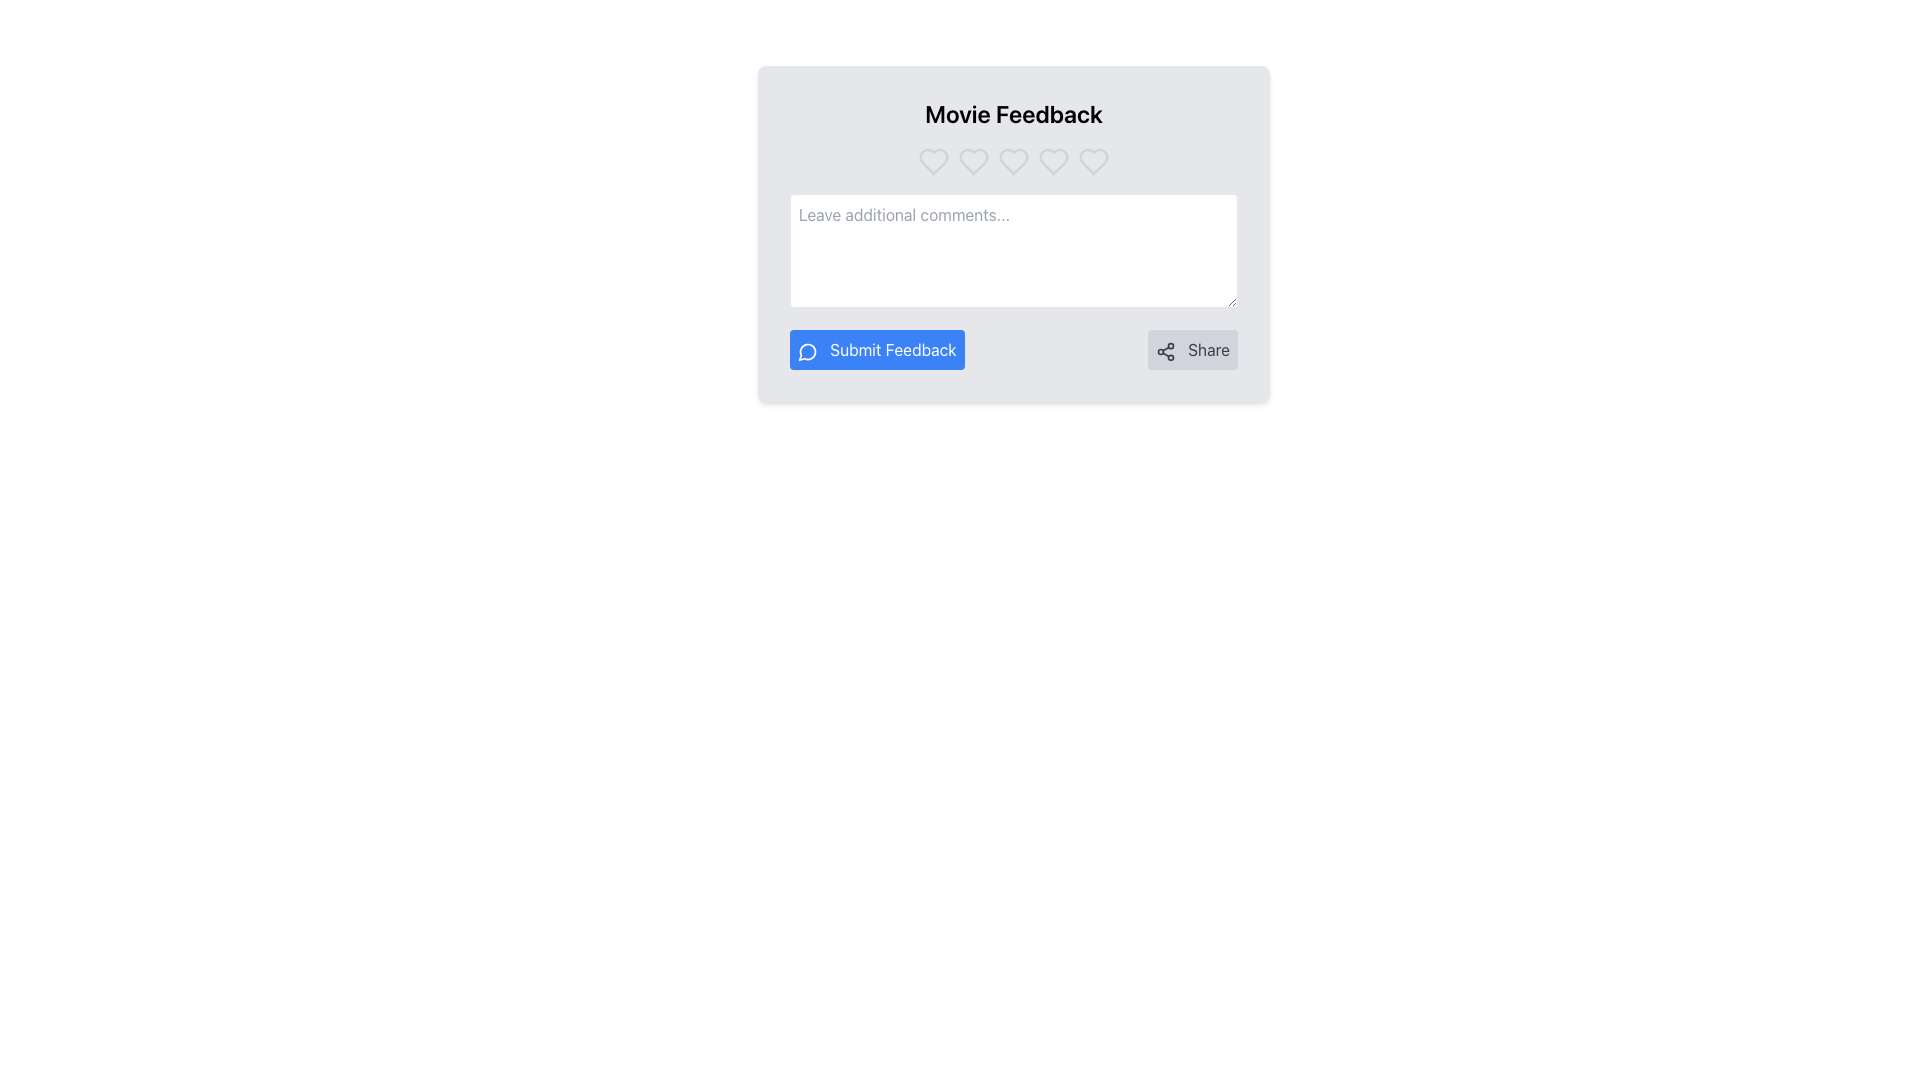  Describe the element at coordinates (1192, 349) in the screenshot. I see `the share feedback button located in the bottom-right corner of the feedback form, adjacent to the 'Submit Feedback' button` at that location.